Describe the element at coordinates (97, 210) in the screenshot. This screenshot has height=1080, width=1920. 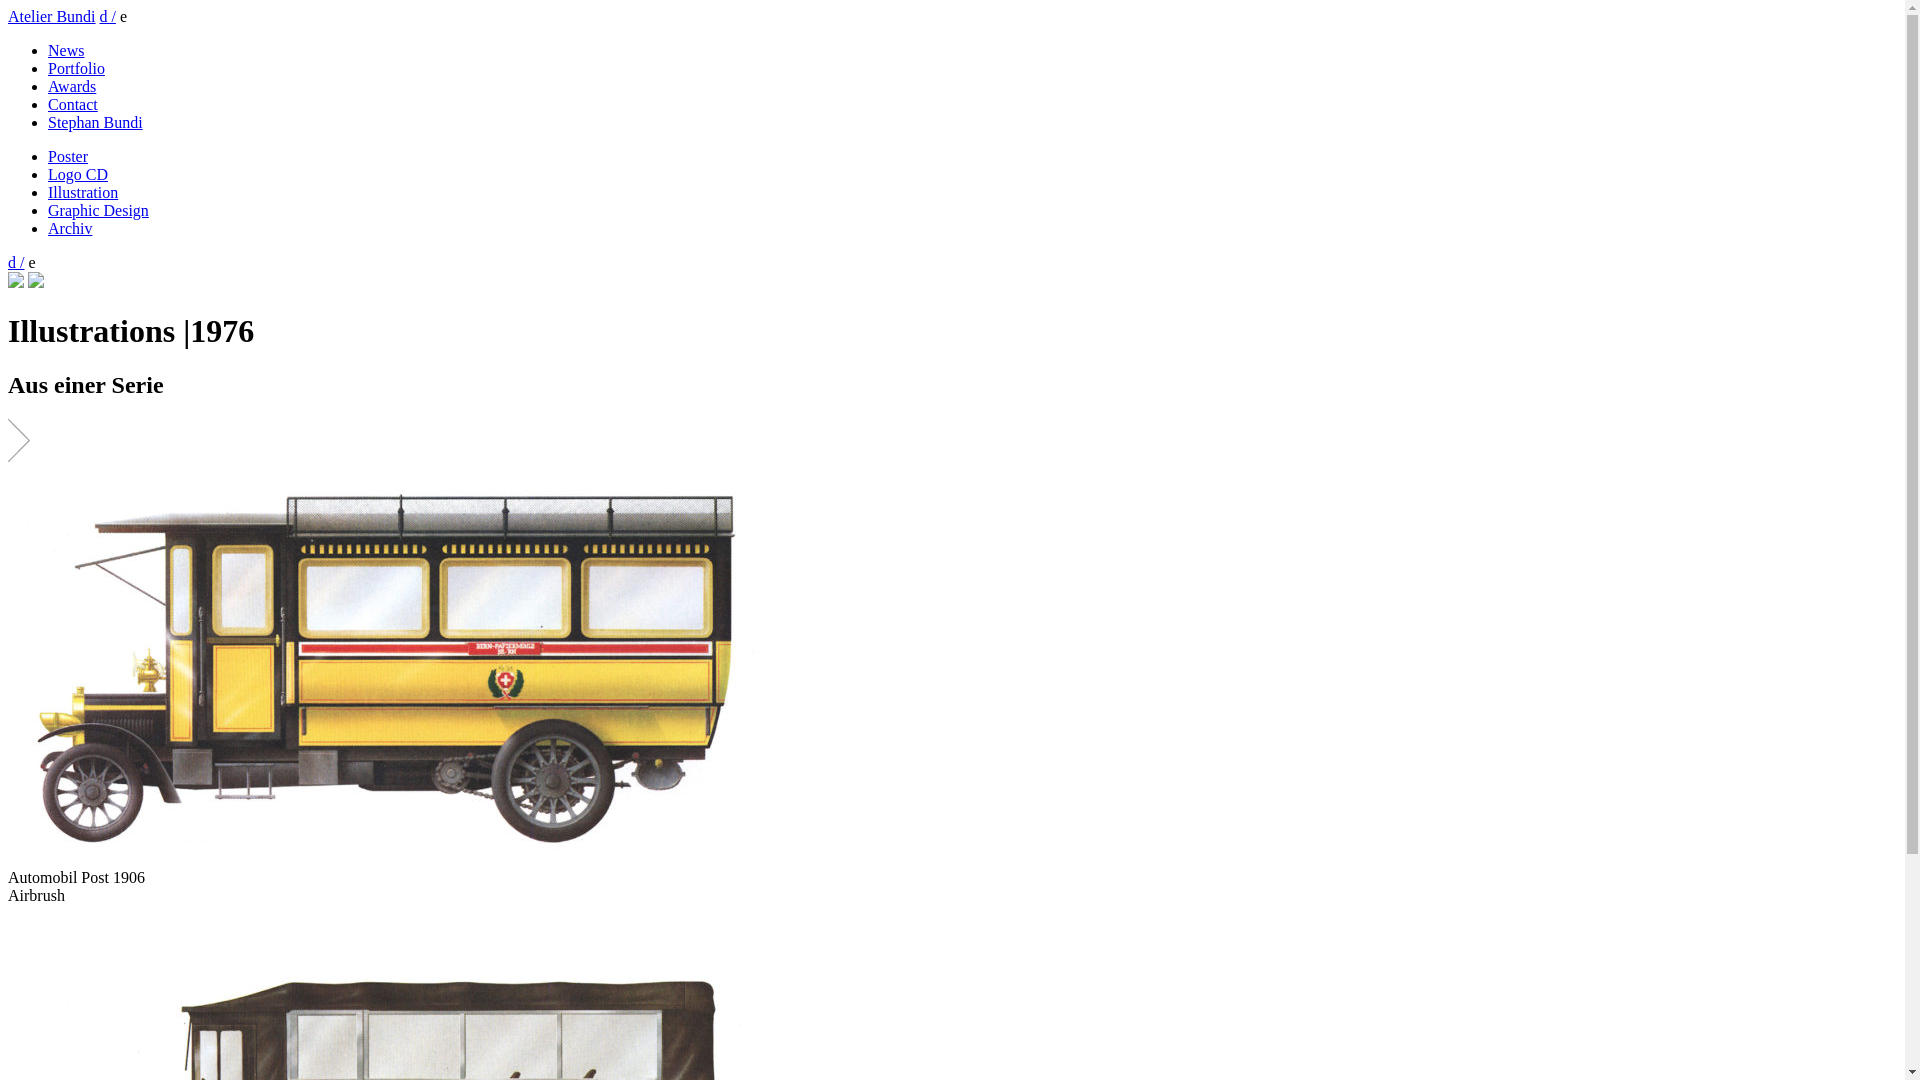
I see `'Graphic Design'` at that location.